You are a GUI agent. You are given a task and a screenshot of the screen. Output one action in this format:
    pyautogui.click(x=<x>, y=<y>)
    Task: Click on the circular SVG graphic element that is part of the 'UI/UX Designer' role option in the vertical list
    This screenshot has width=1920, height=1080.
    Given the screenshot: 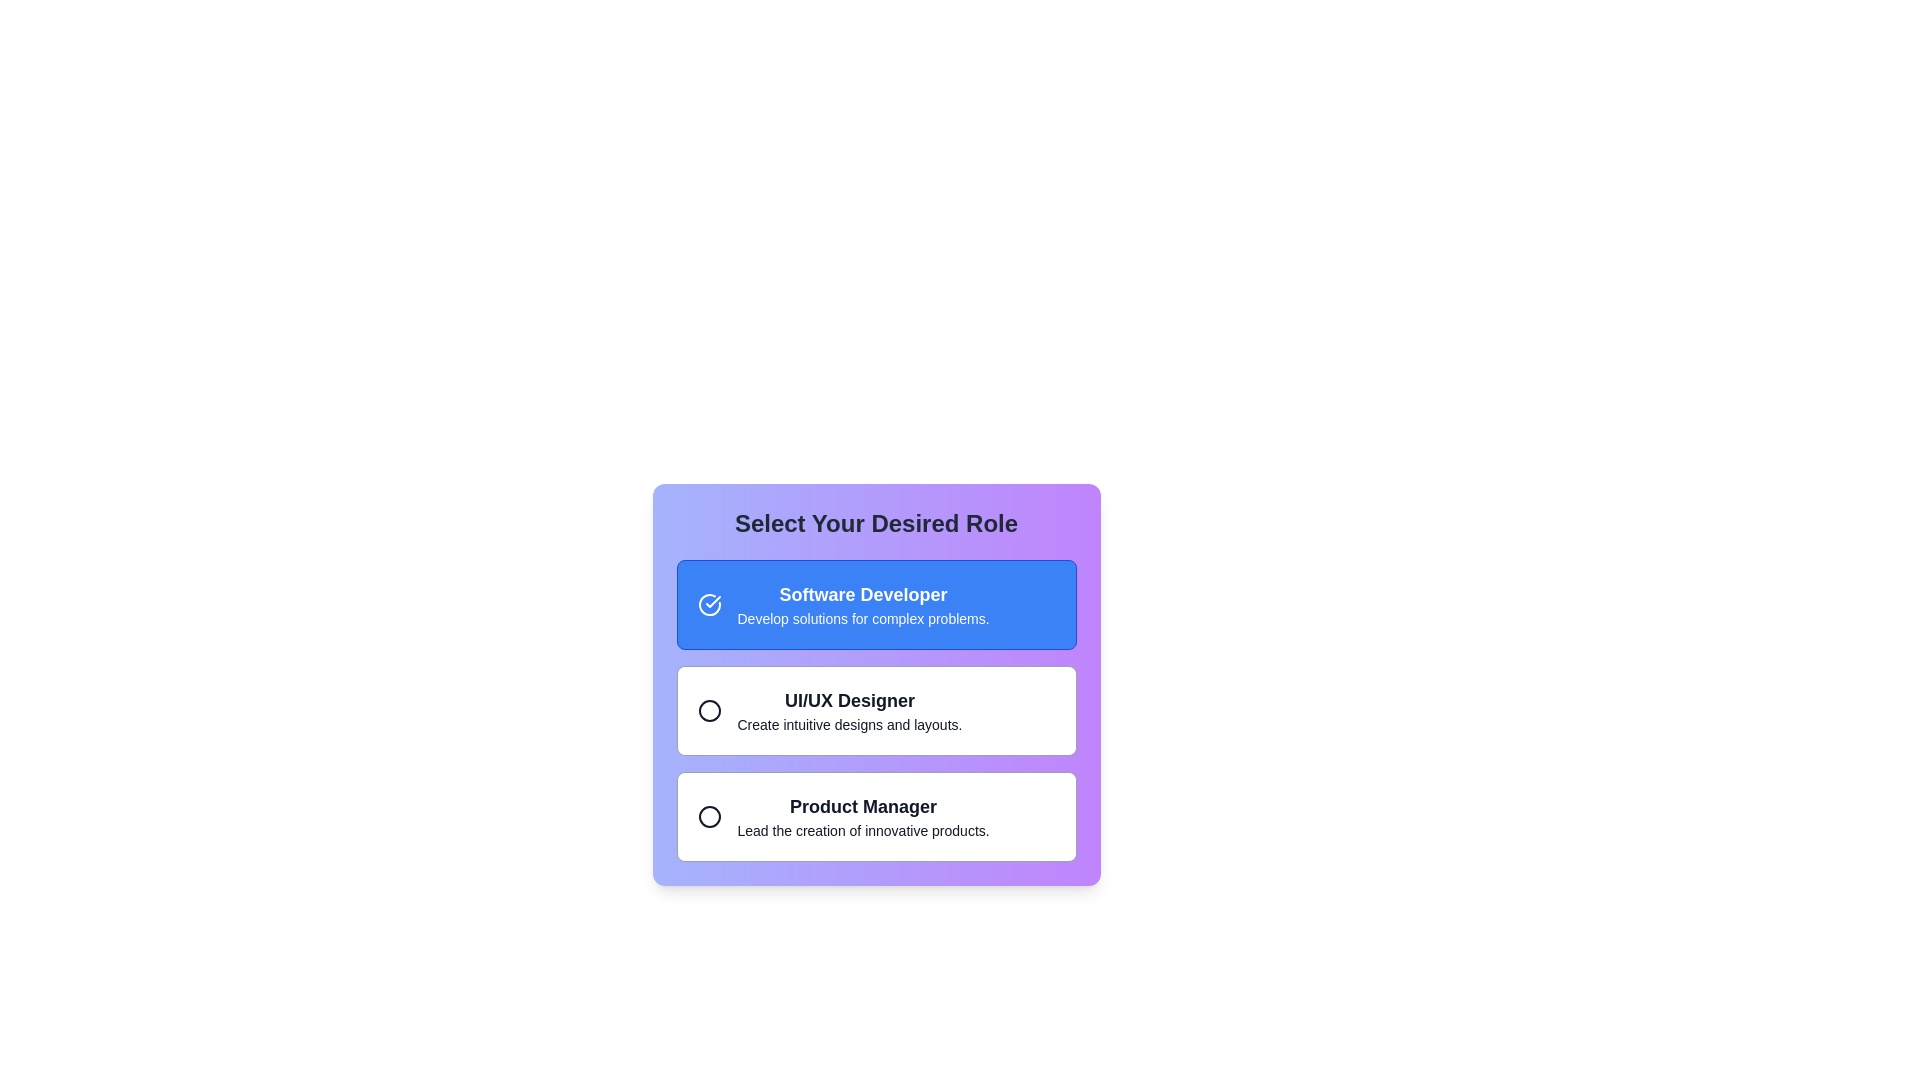 What is the action you would take?
    pyautogui.click(x=709, y=709)
    